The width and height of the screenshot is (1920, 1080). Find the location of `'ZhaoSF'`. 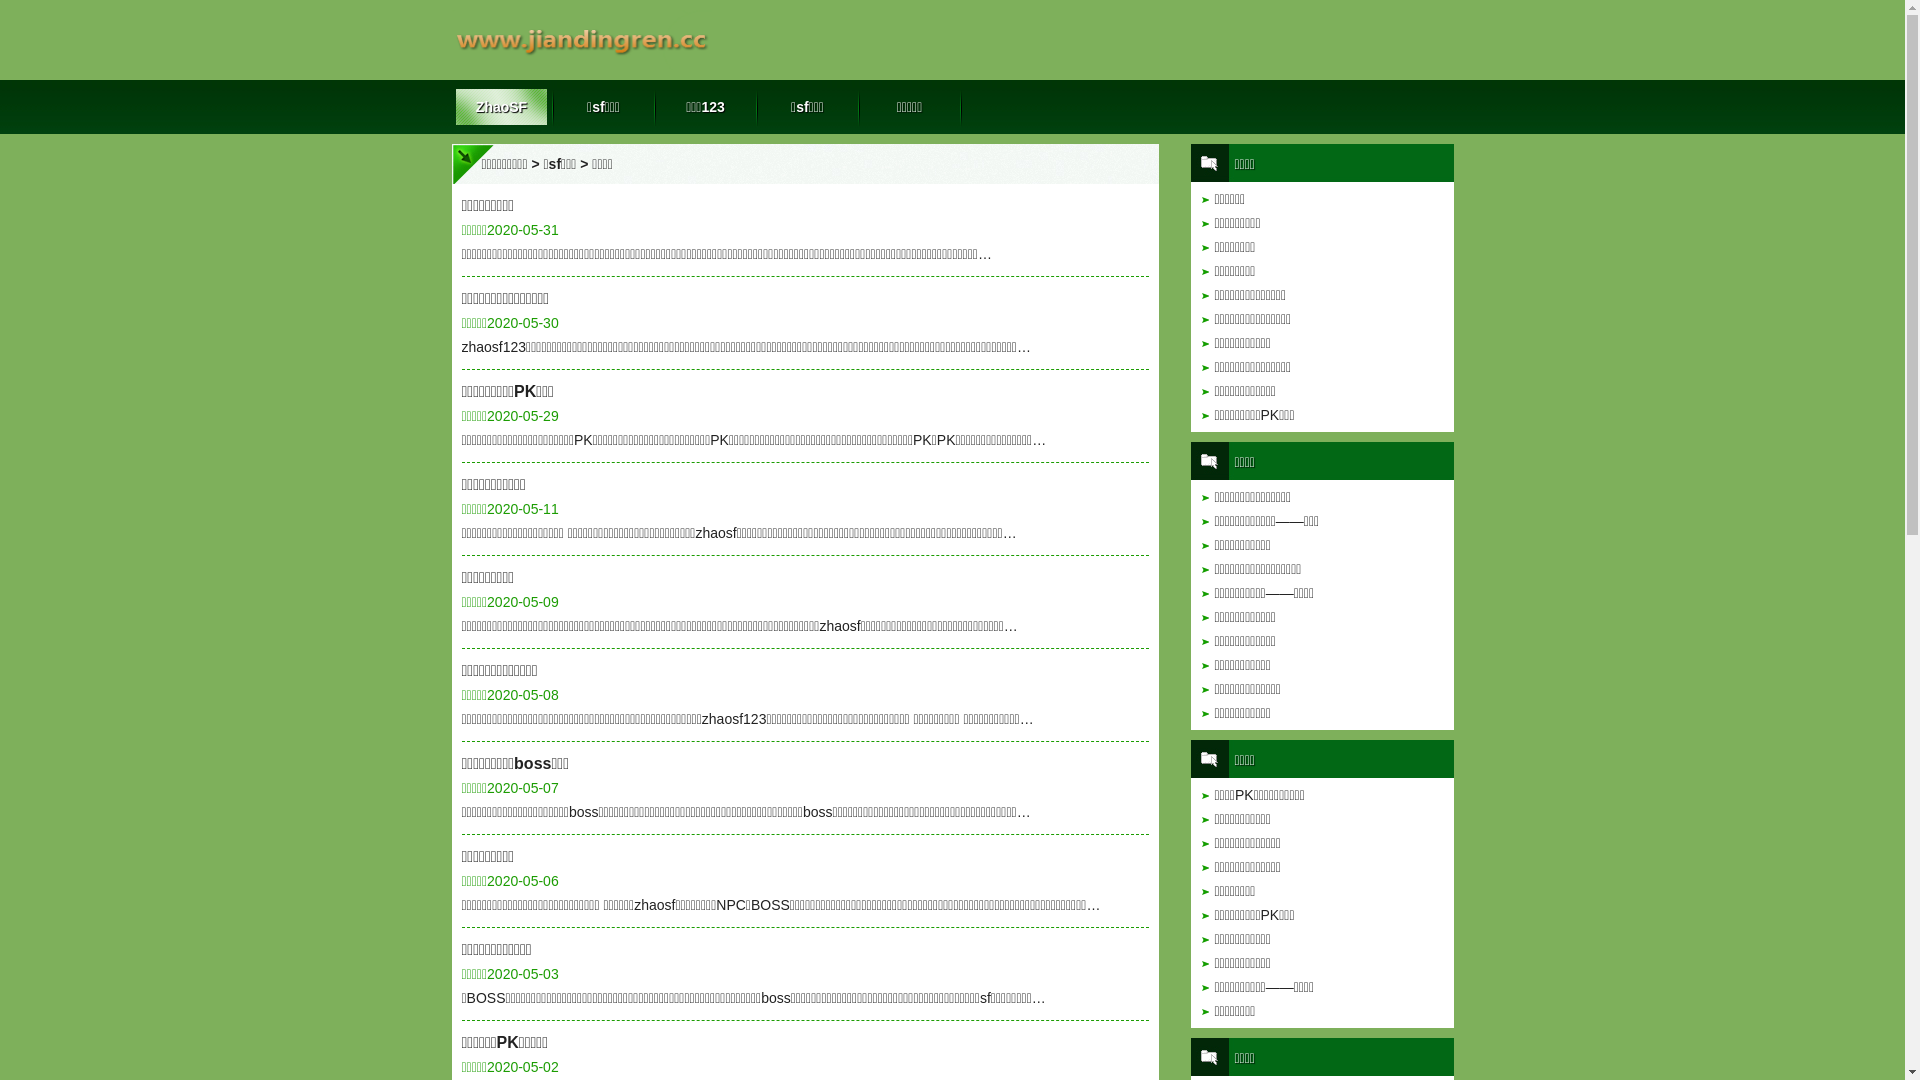

'ZhaoSF' is located at coordinates (502, 107).